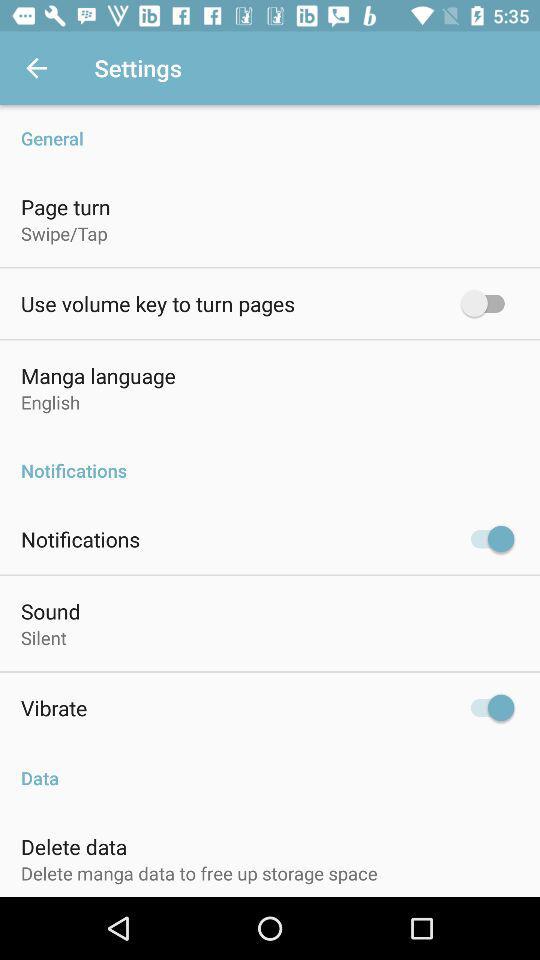 The height and width of the screenshot is (960, 540). I want to click on the icon to the left of settings item, so click(36, 68).